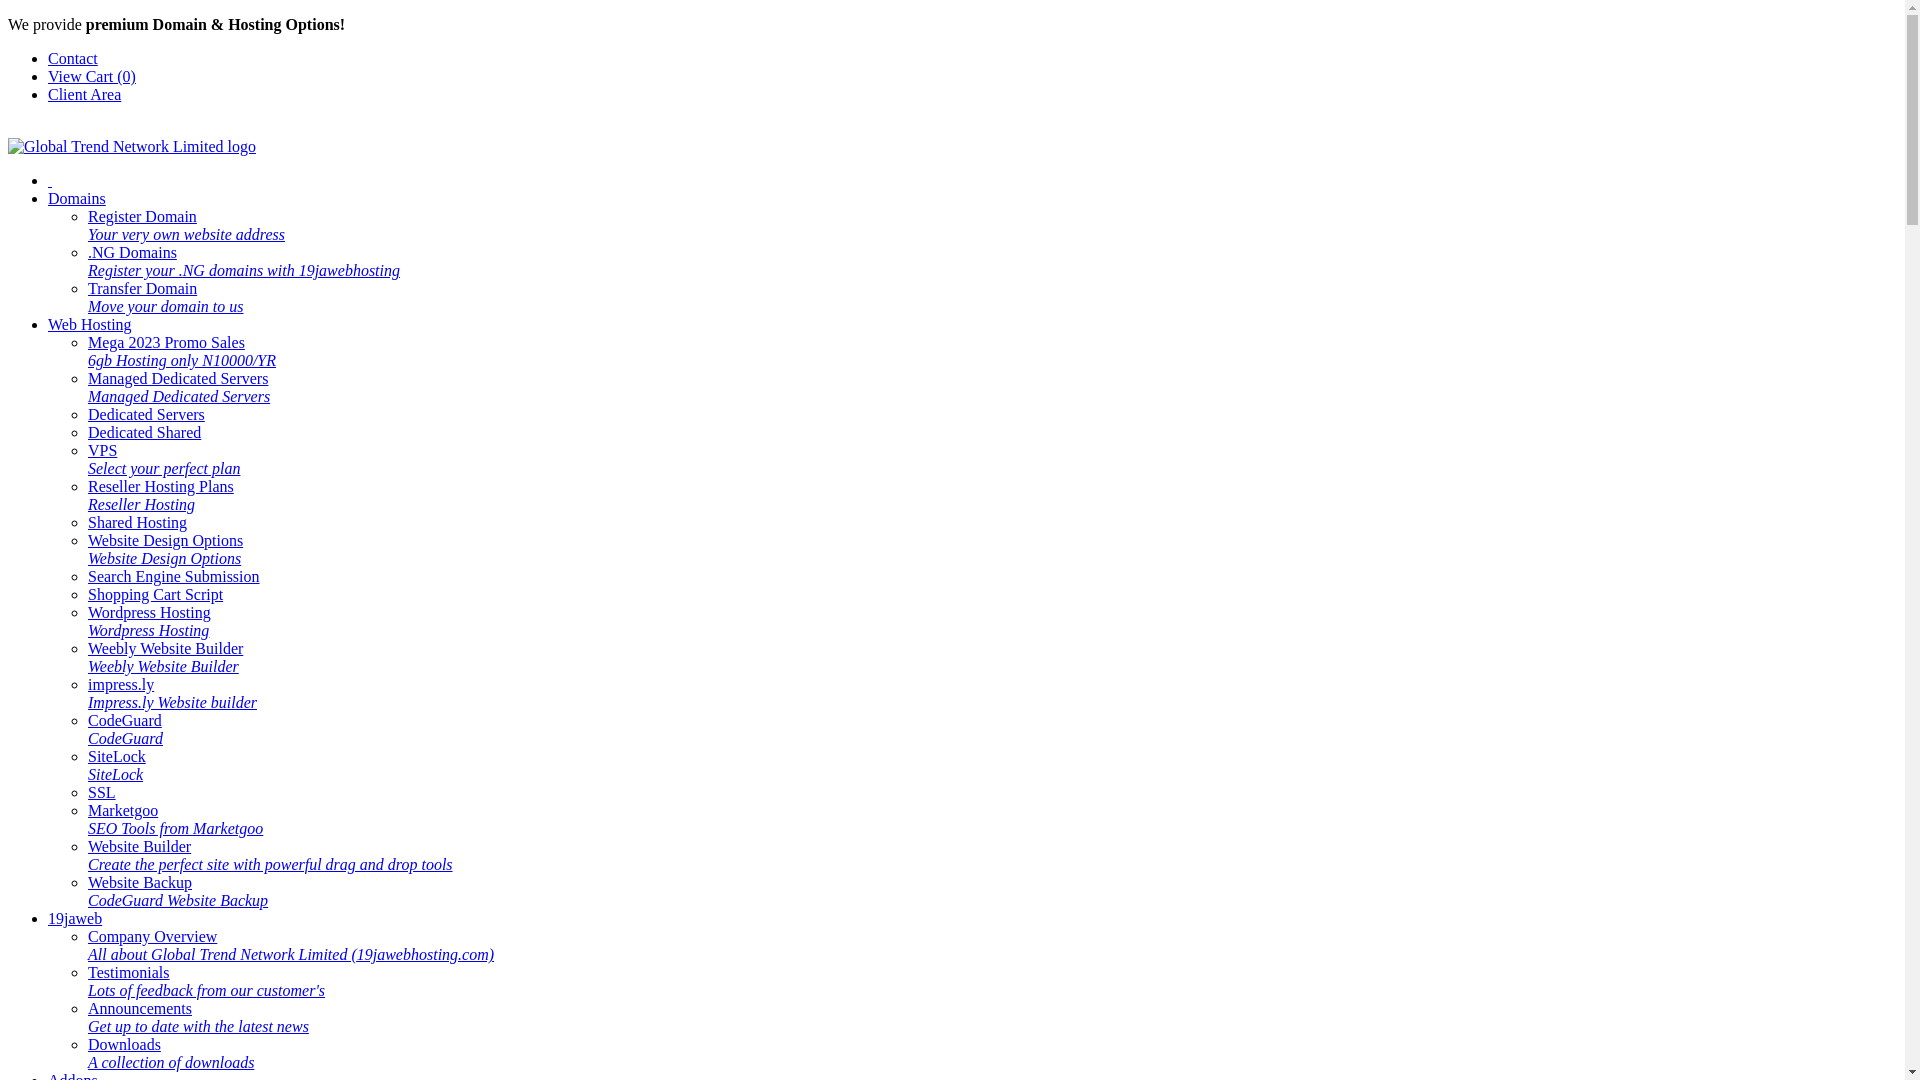  What do you see at coordinates (72, 57) in the screenshot?
I see `'Contact'` at bounding box center [72, 57].